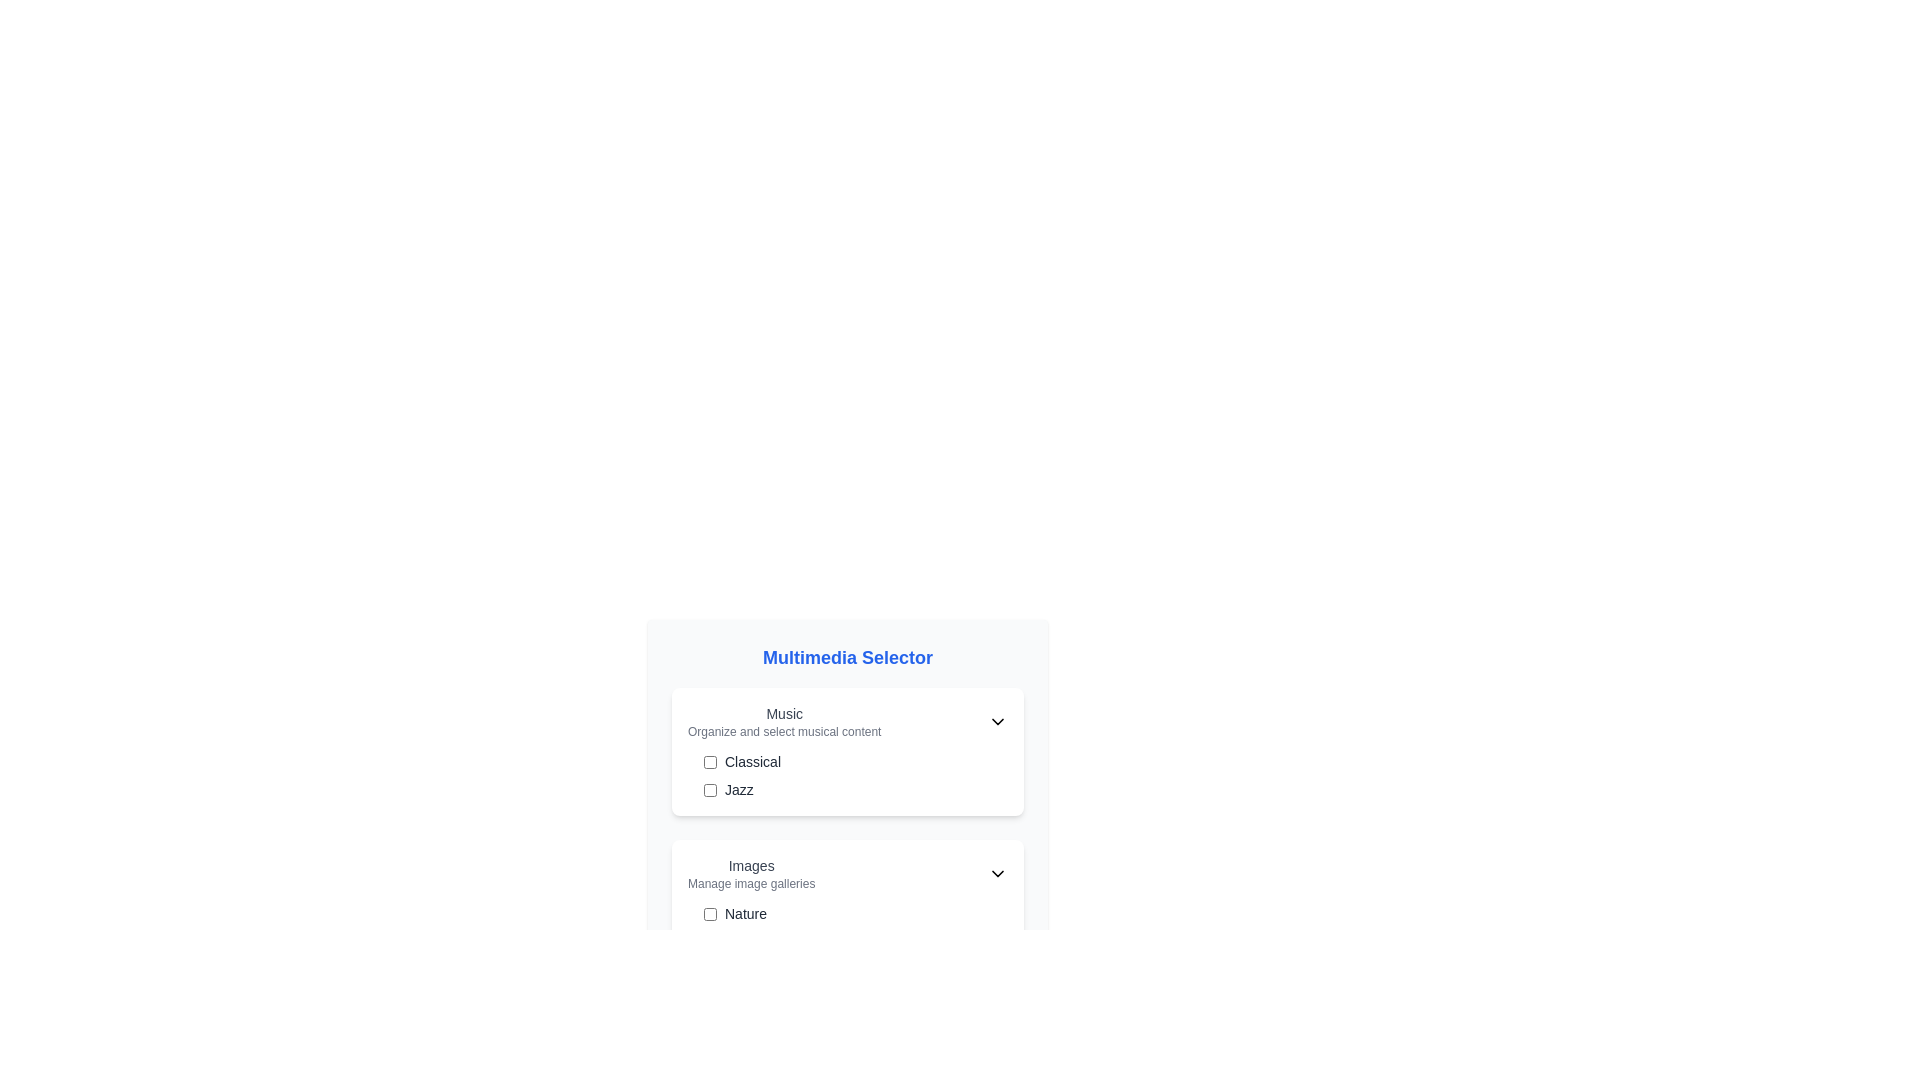 The image size is (1920, 1080). Describe the element at coordinates (998, 873) in the screenshot. I see `the dropdown toggle (expand/collapse caret) located in the 'Images' section next to 'Manage image galleries'` at that location.